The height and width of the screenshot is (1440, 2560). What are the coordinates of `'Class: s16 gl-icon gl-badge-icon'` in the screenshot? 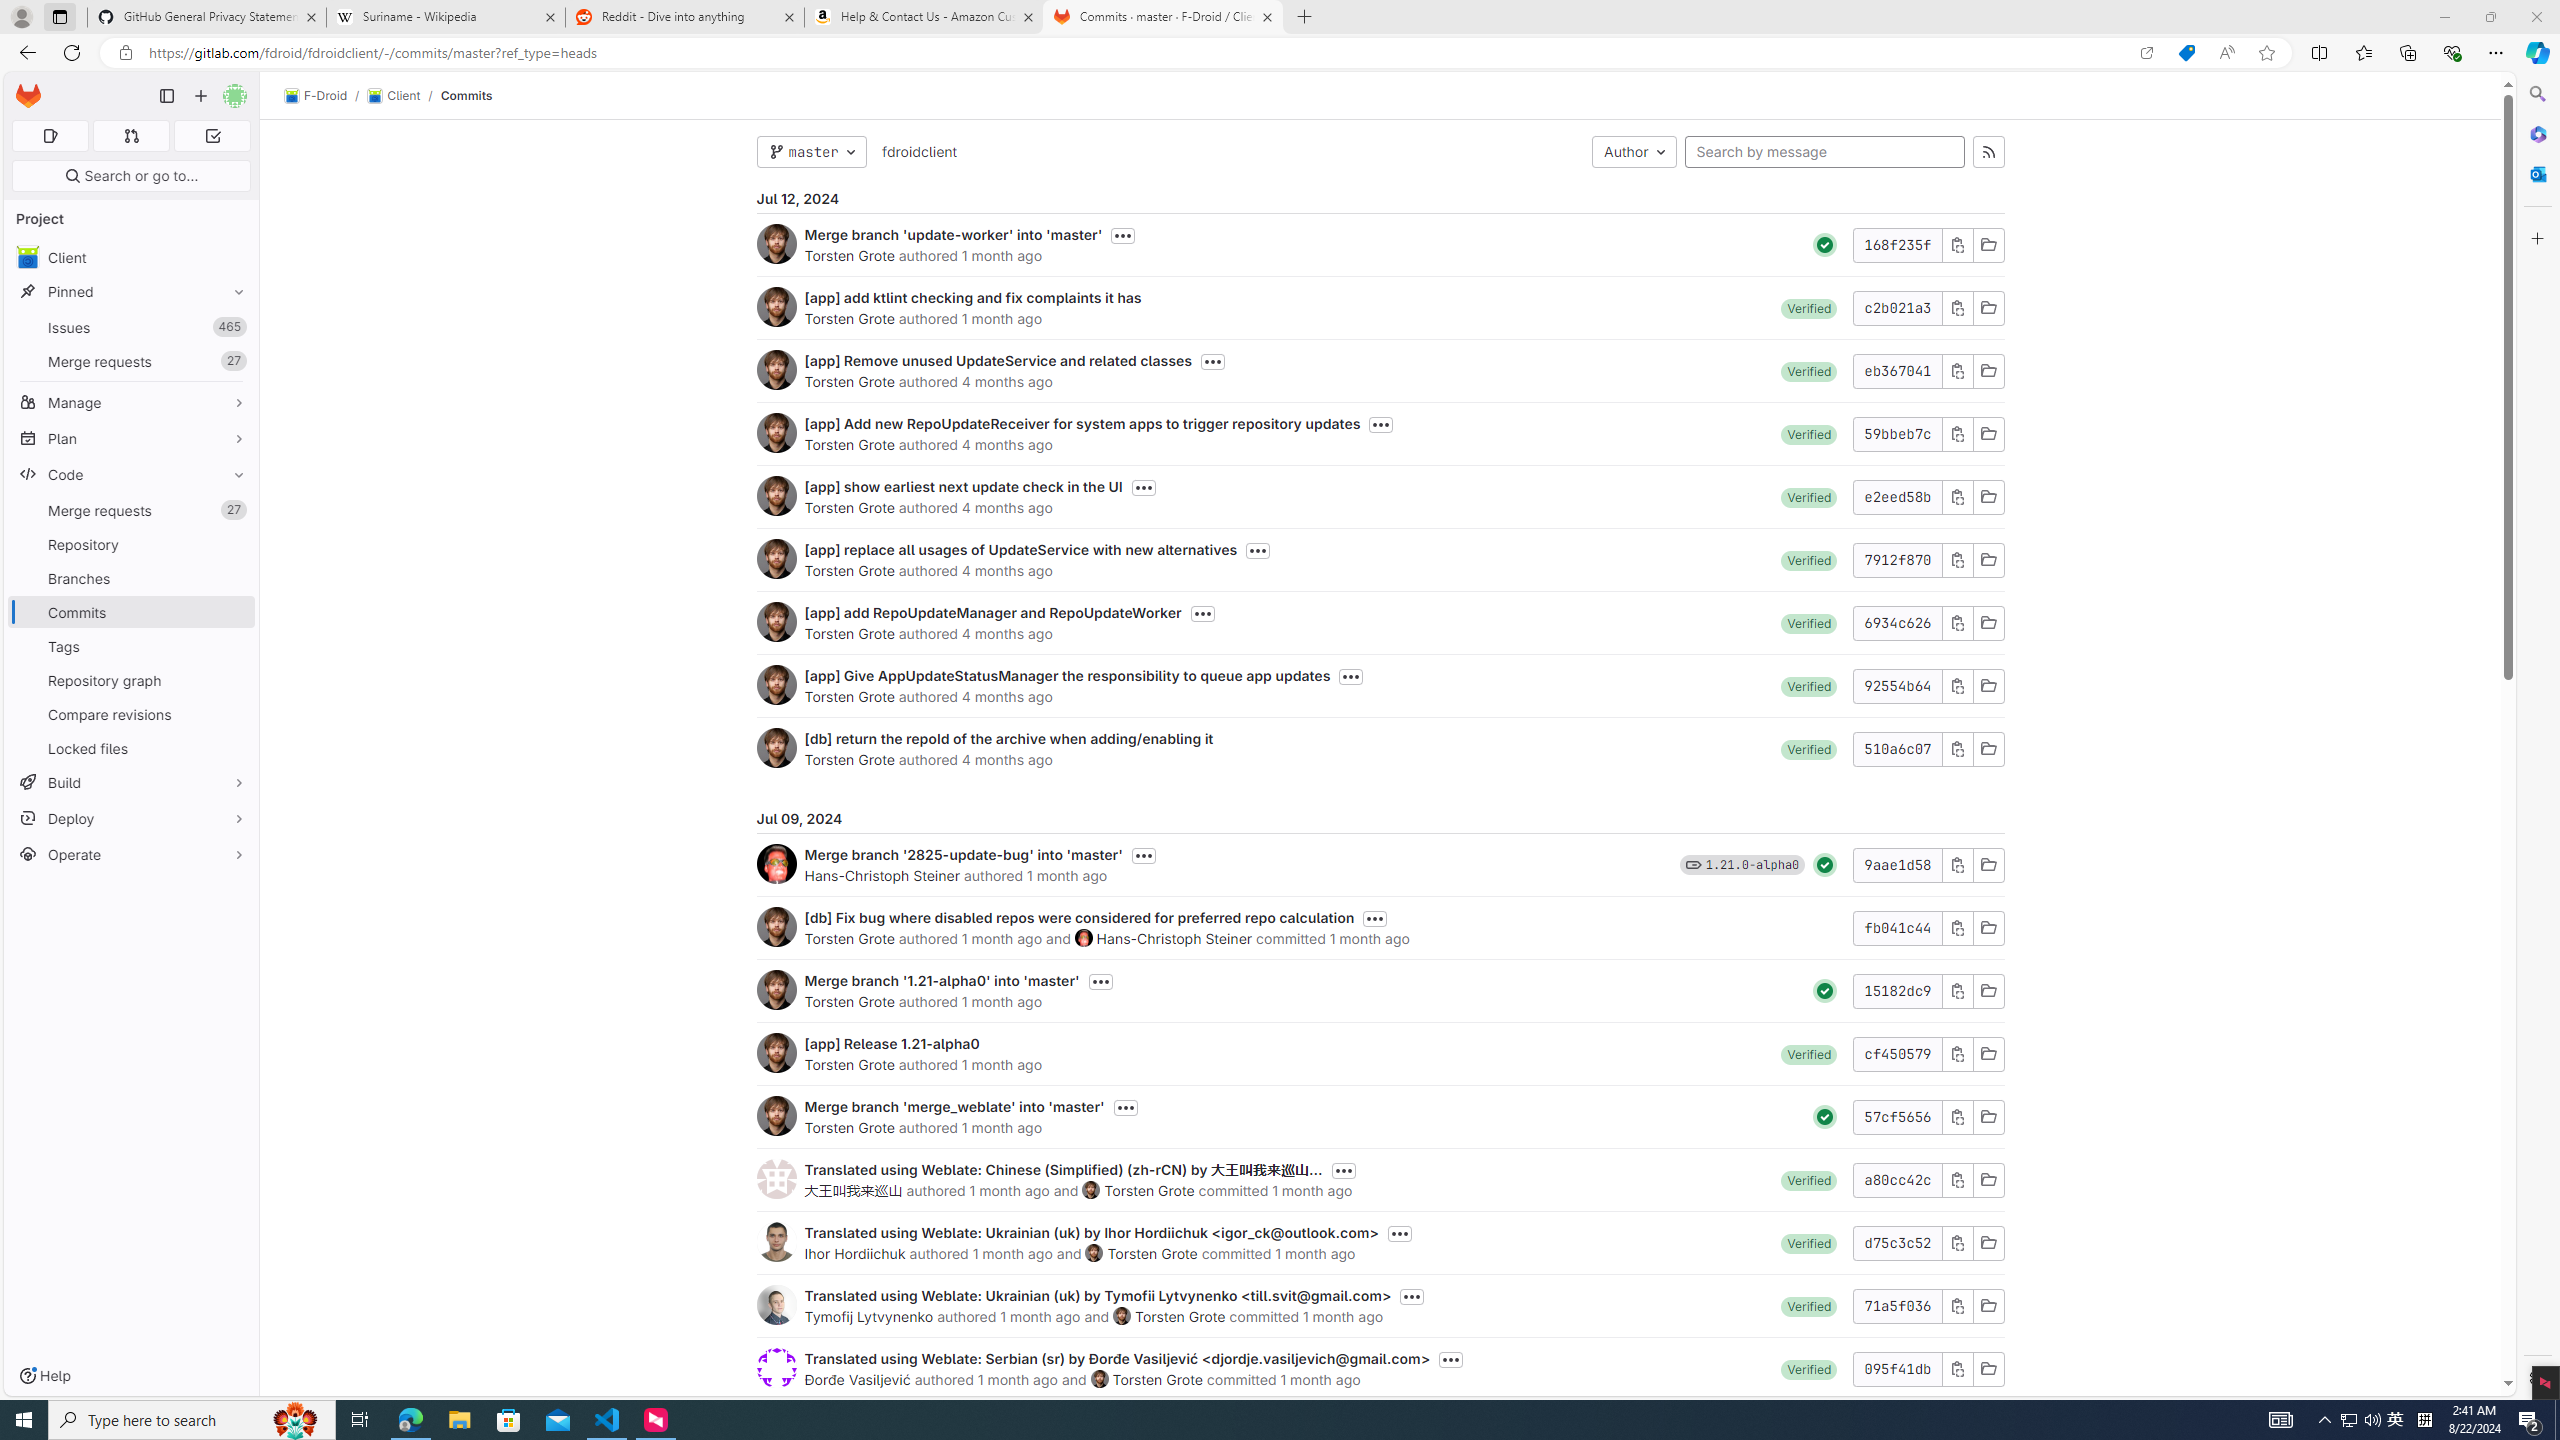 It's located at (1692, 863).